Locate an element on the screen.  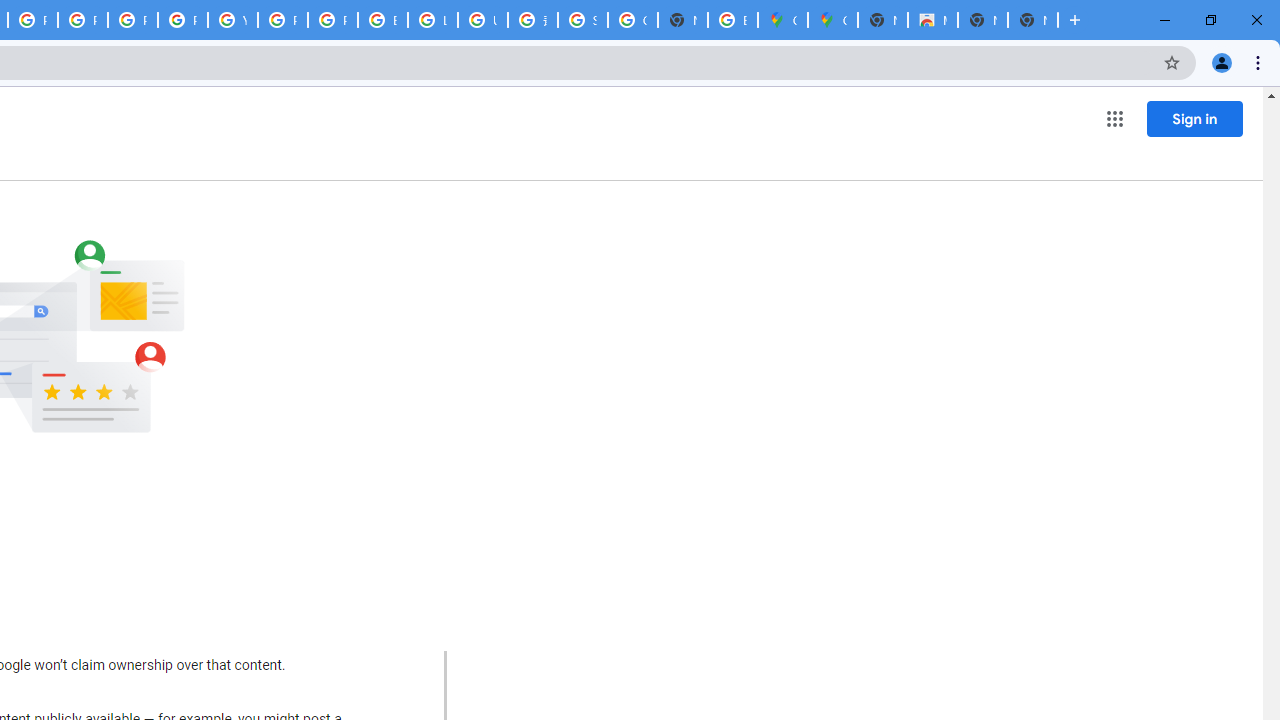
'Privacy Help Center - Policies Help' is located at coordinates (131, 20).